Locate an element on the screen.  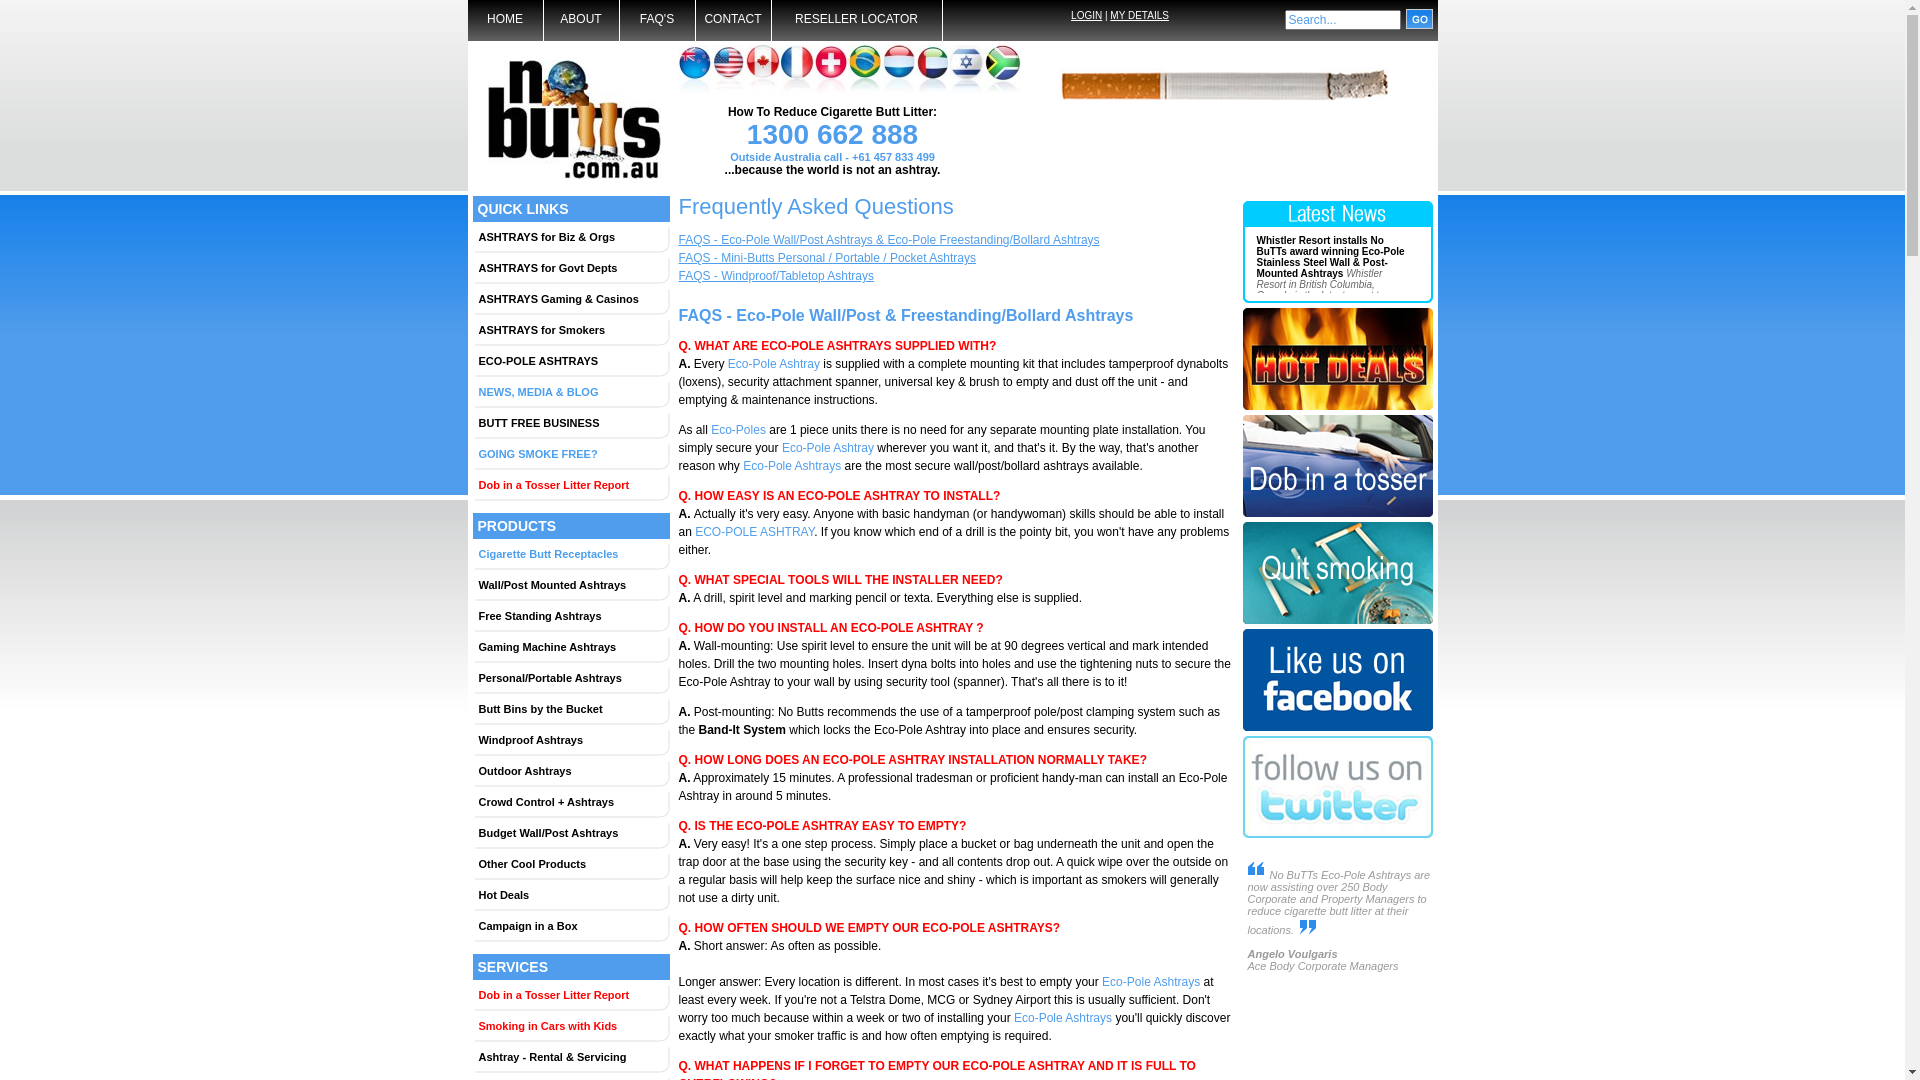
'Cigarette Butt Receptacles' is located at coordinates (570, 554).